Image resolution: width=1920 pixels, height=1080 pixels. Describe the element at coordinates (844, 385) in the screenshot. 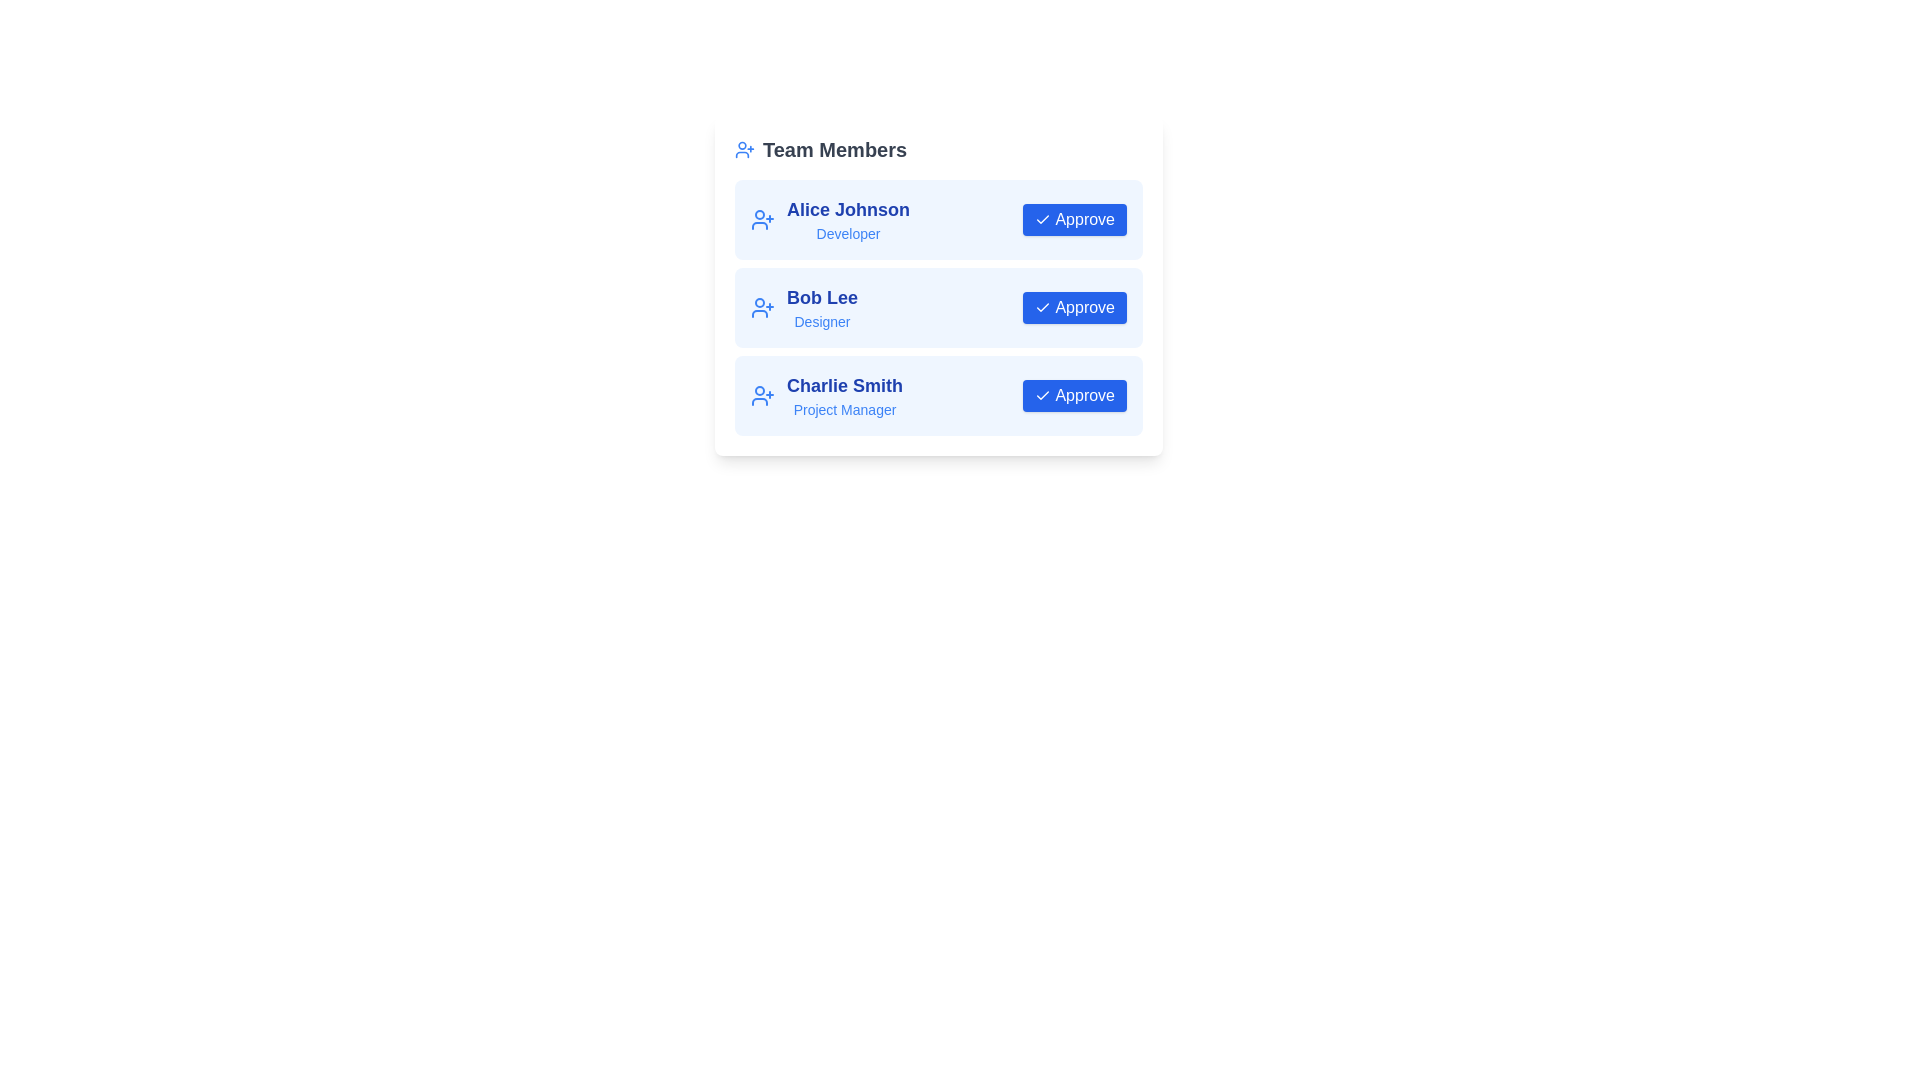

I see `the text label displaying 'Charlie Smith' in bold and large blue font, positioned as the third item in the 'Team Members' section, to the left of the 'Approve' button` at that location.